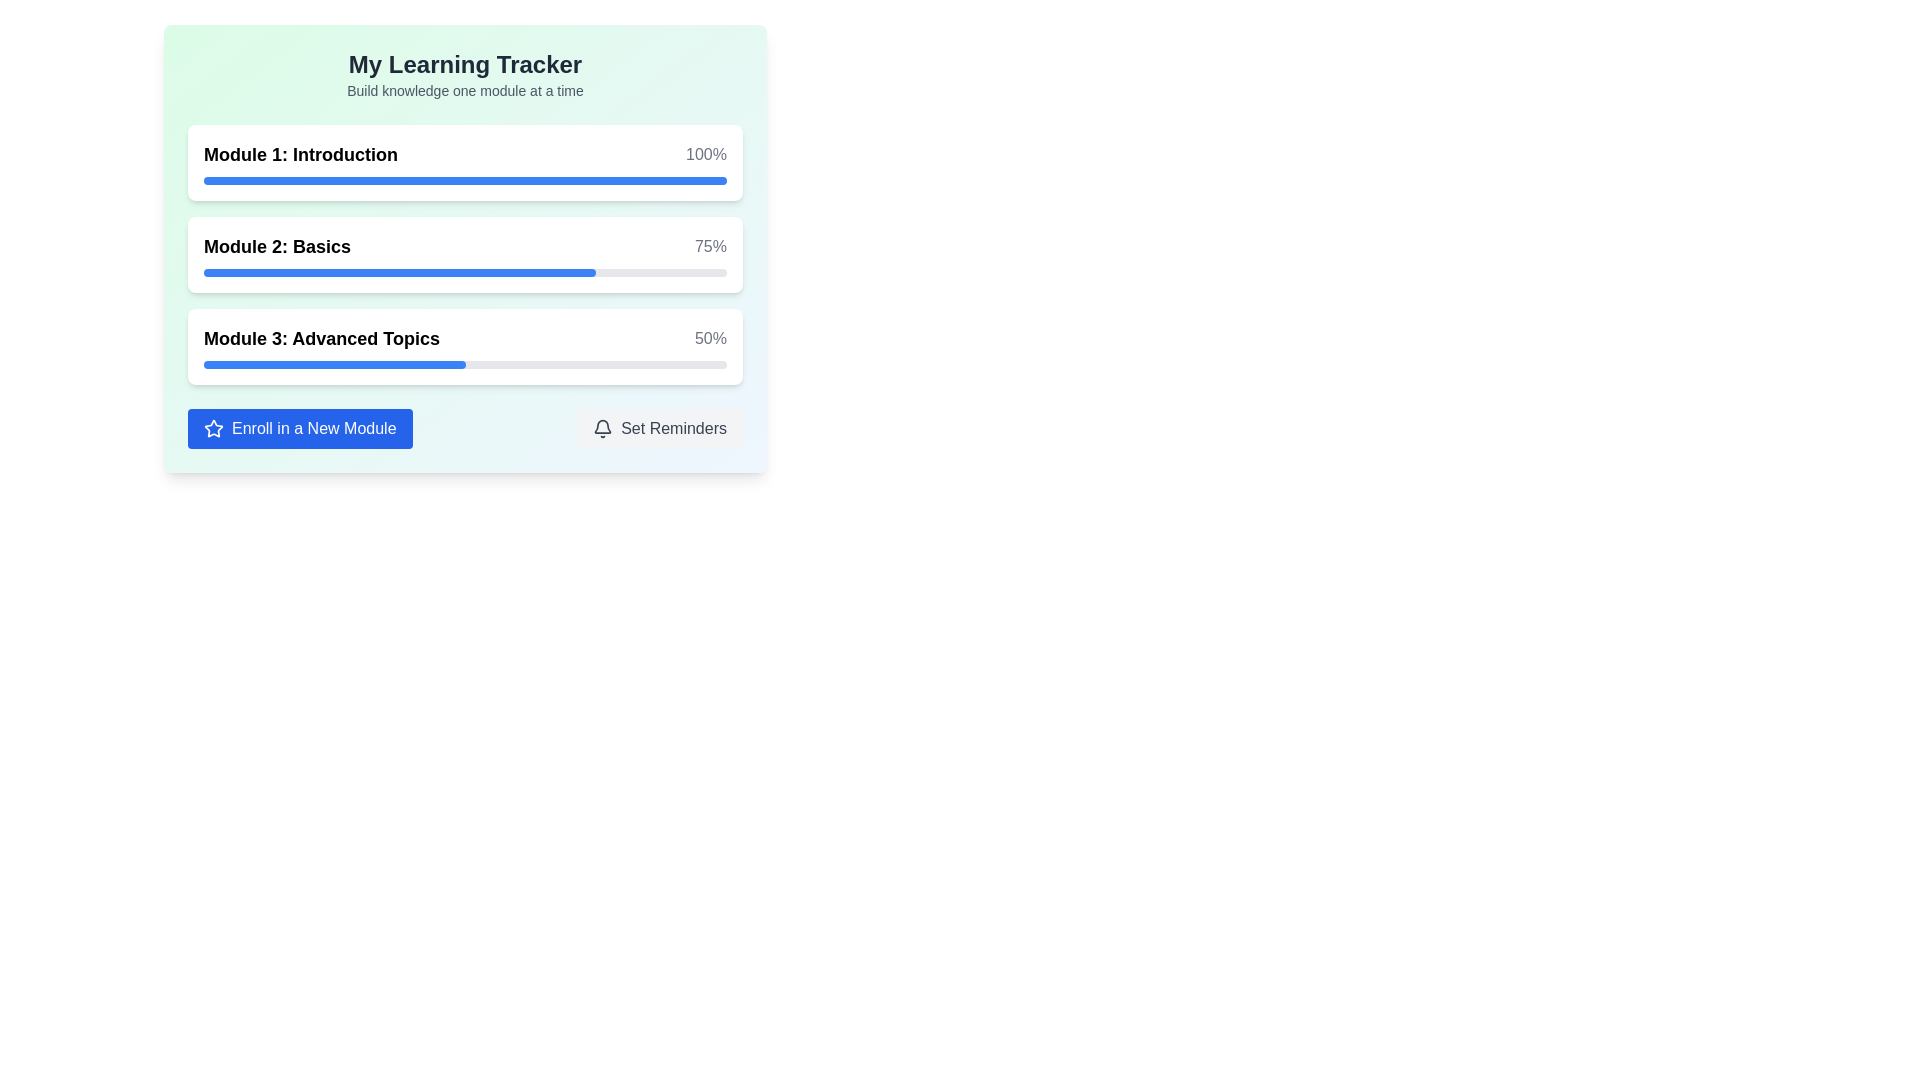 This screenshot has height=1080, width=1920. What do you see at coordinates (710, 245) in the screenshot?
I see `the Text Label displaying the progress percentage for 'Module 2: Basics', located on the right side of the corresponding progress bar in the second row of modules` at bounding box center [710, 245].